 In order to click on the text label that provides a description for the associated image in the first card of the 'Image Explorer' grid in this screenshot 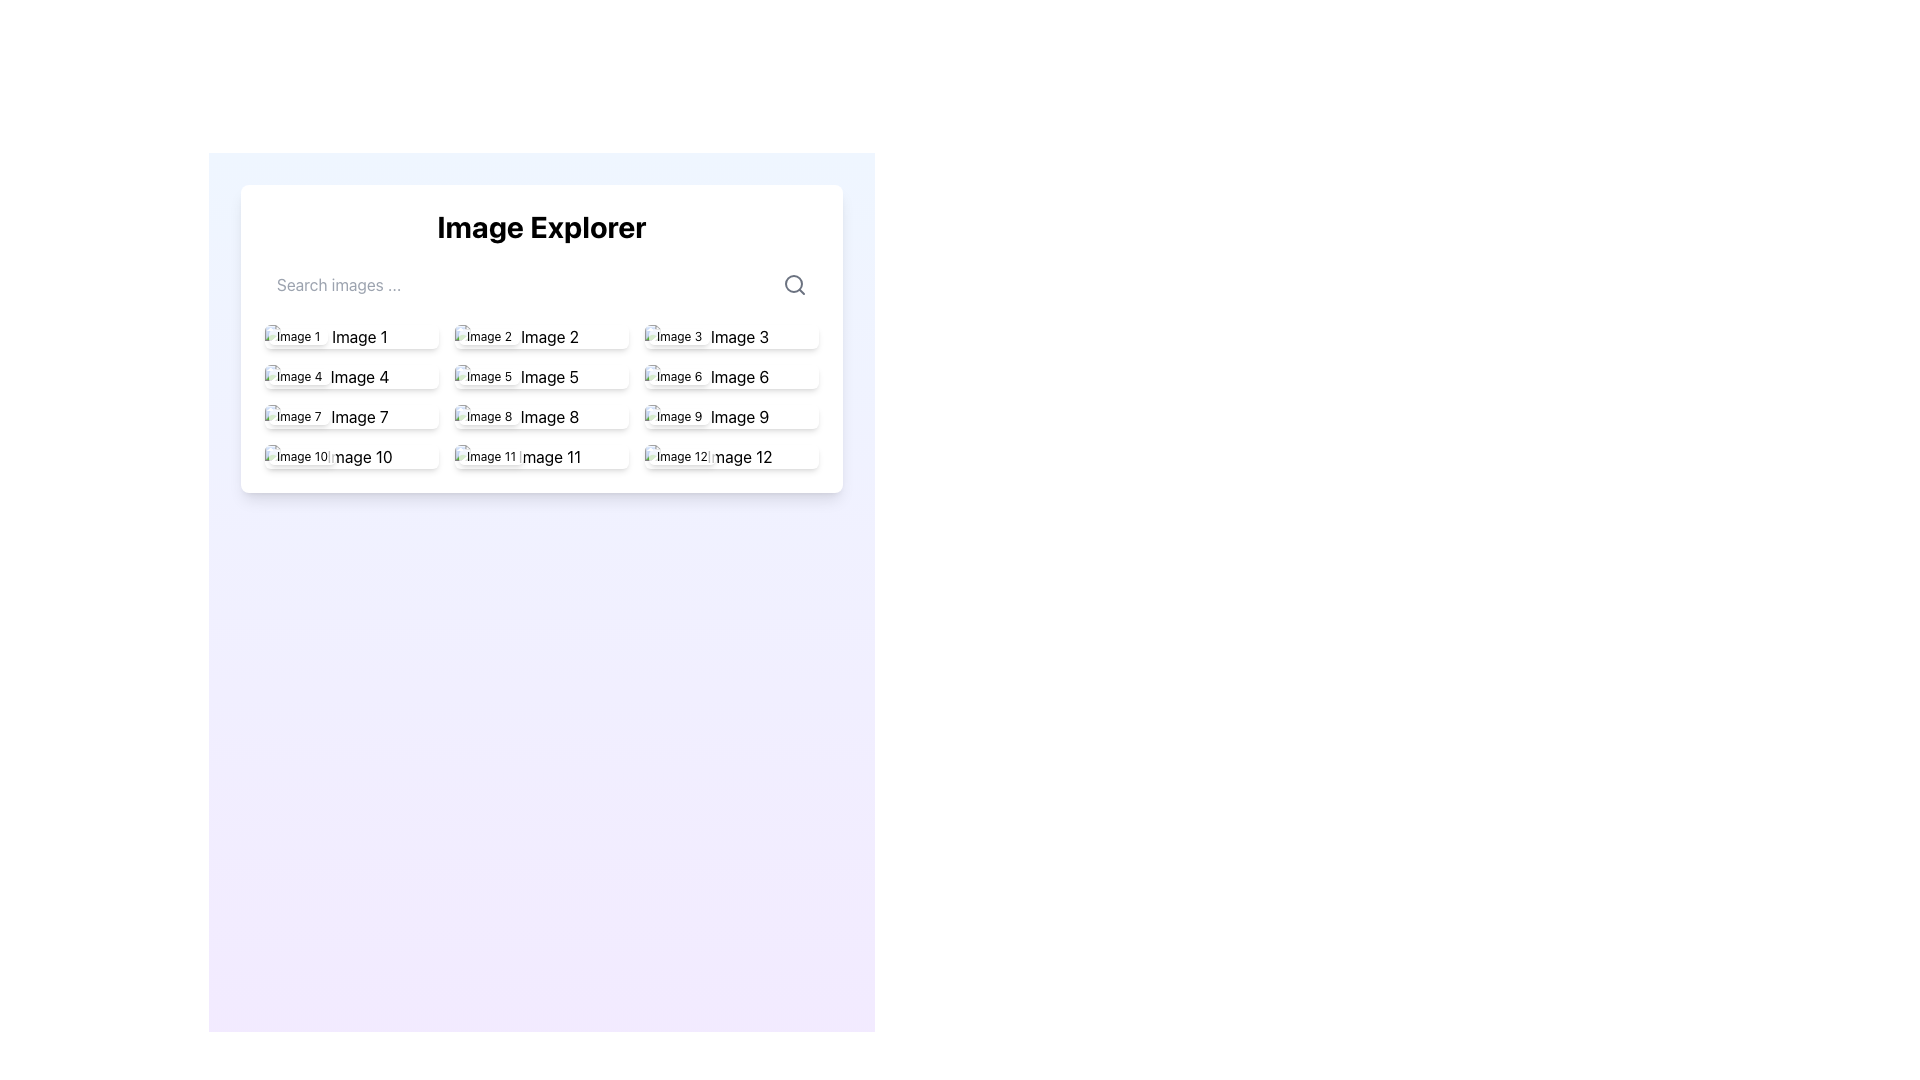, I will do `click(297, 335)`.